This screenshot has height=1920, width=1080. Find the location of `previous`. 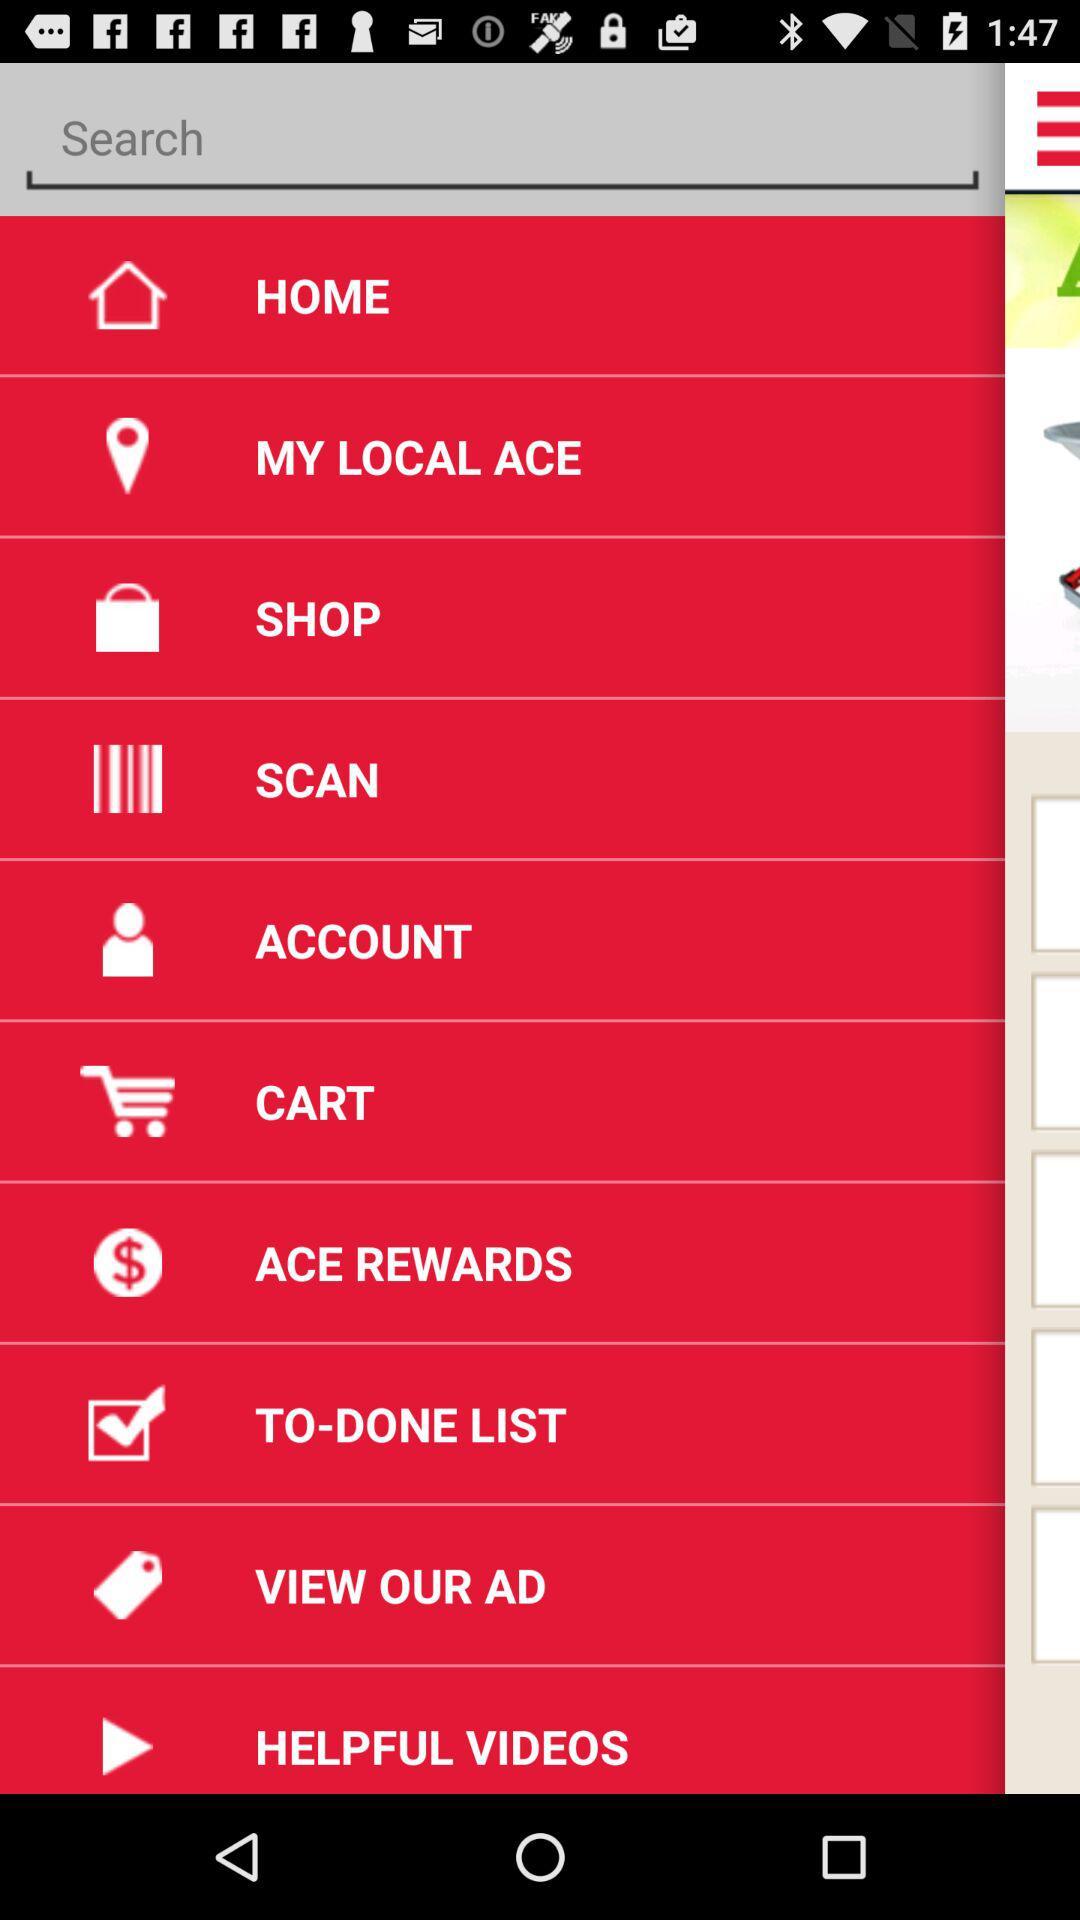

previous is located at coordinates (501, 138).